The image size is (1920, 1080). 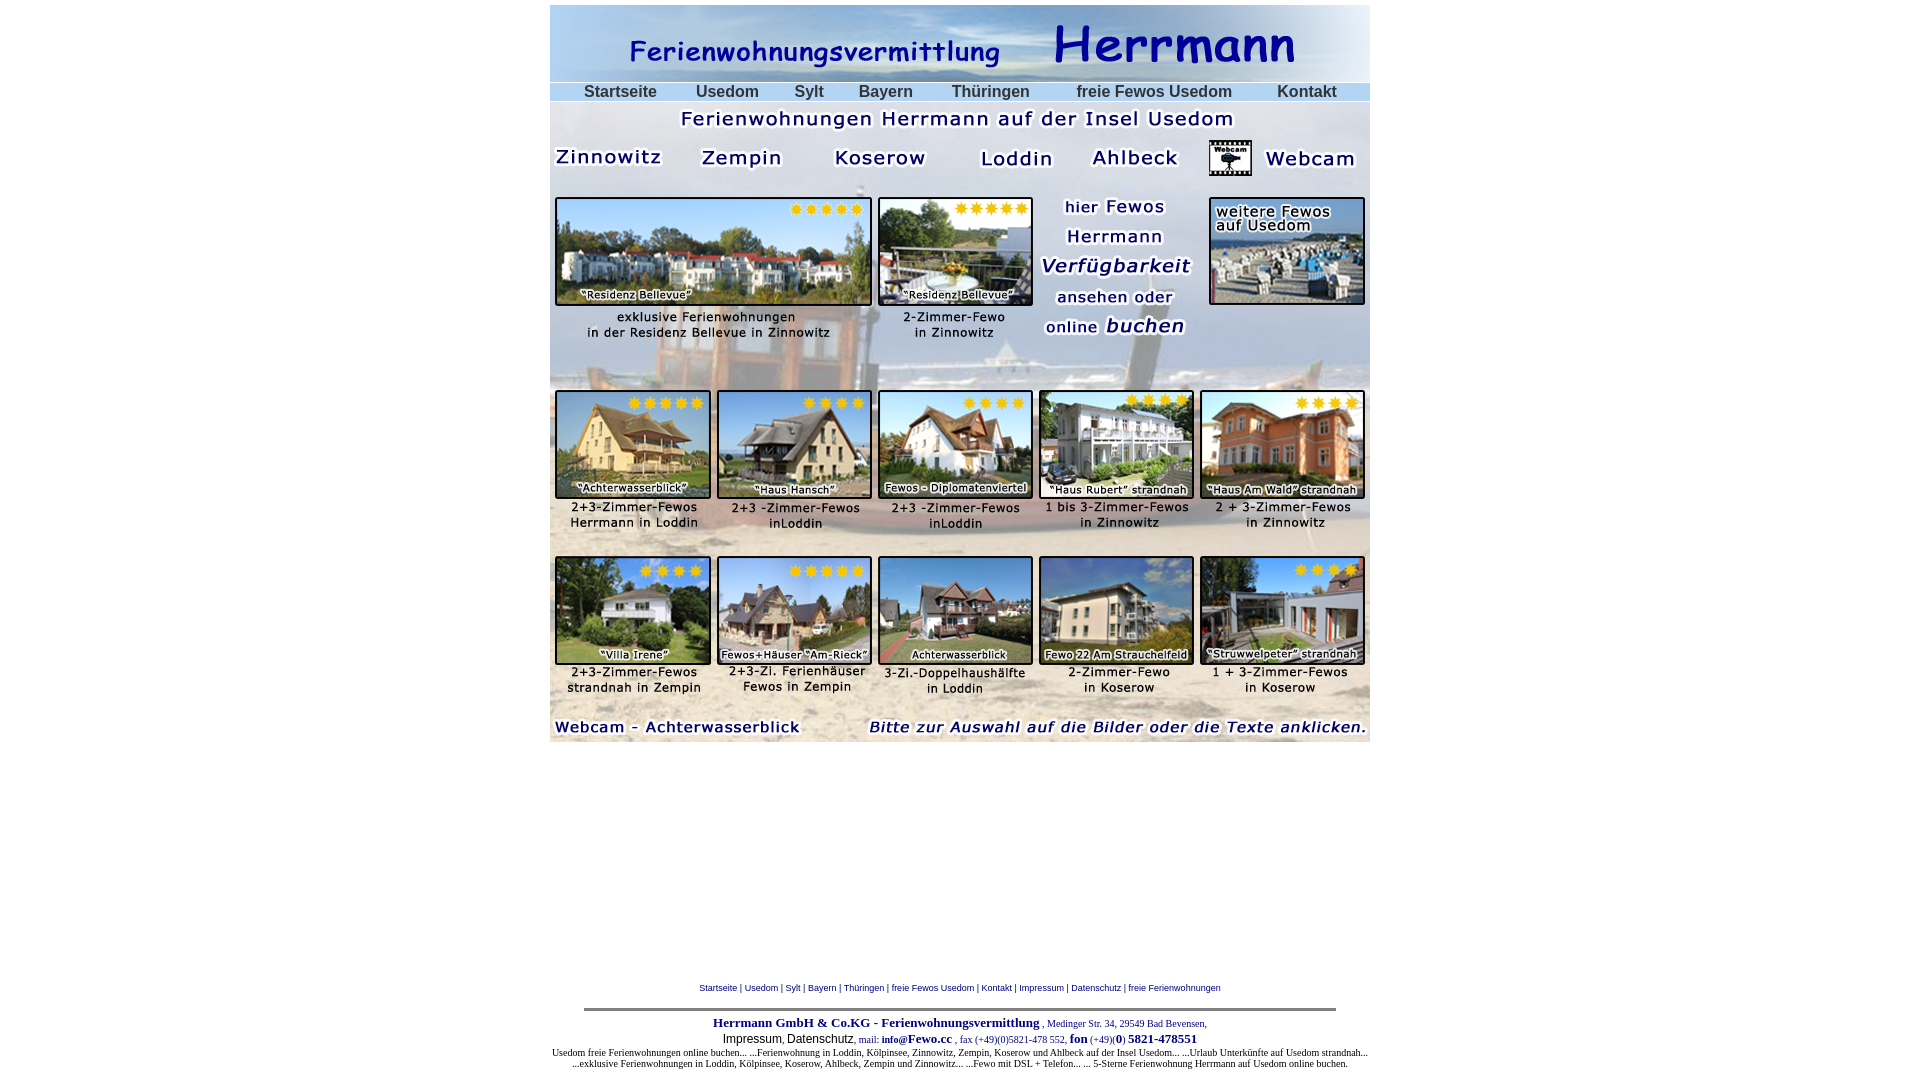 What do you see at coordinates (982, 986) in the screenshot?
I see `'Kontakt'` at bounding box center [982, 986].